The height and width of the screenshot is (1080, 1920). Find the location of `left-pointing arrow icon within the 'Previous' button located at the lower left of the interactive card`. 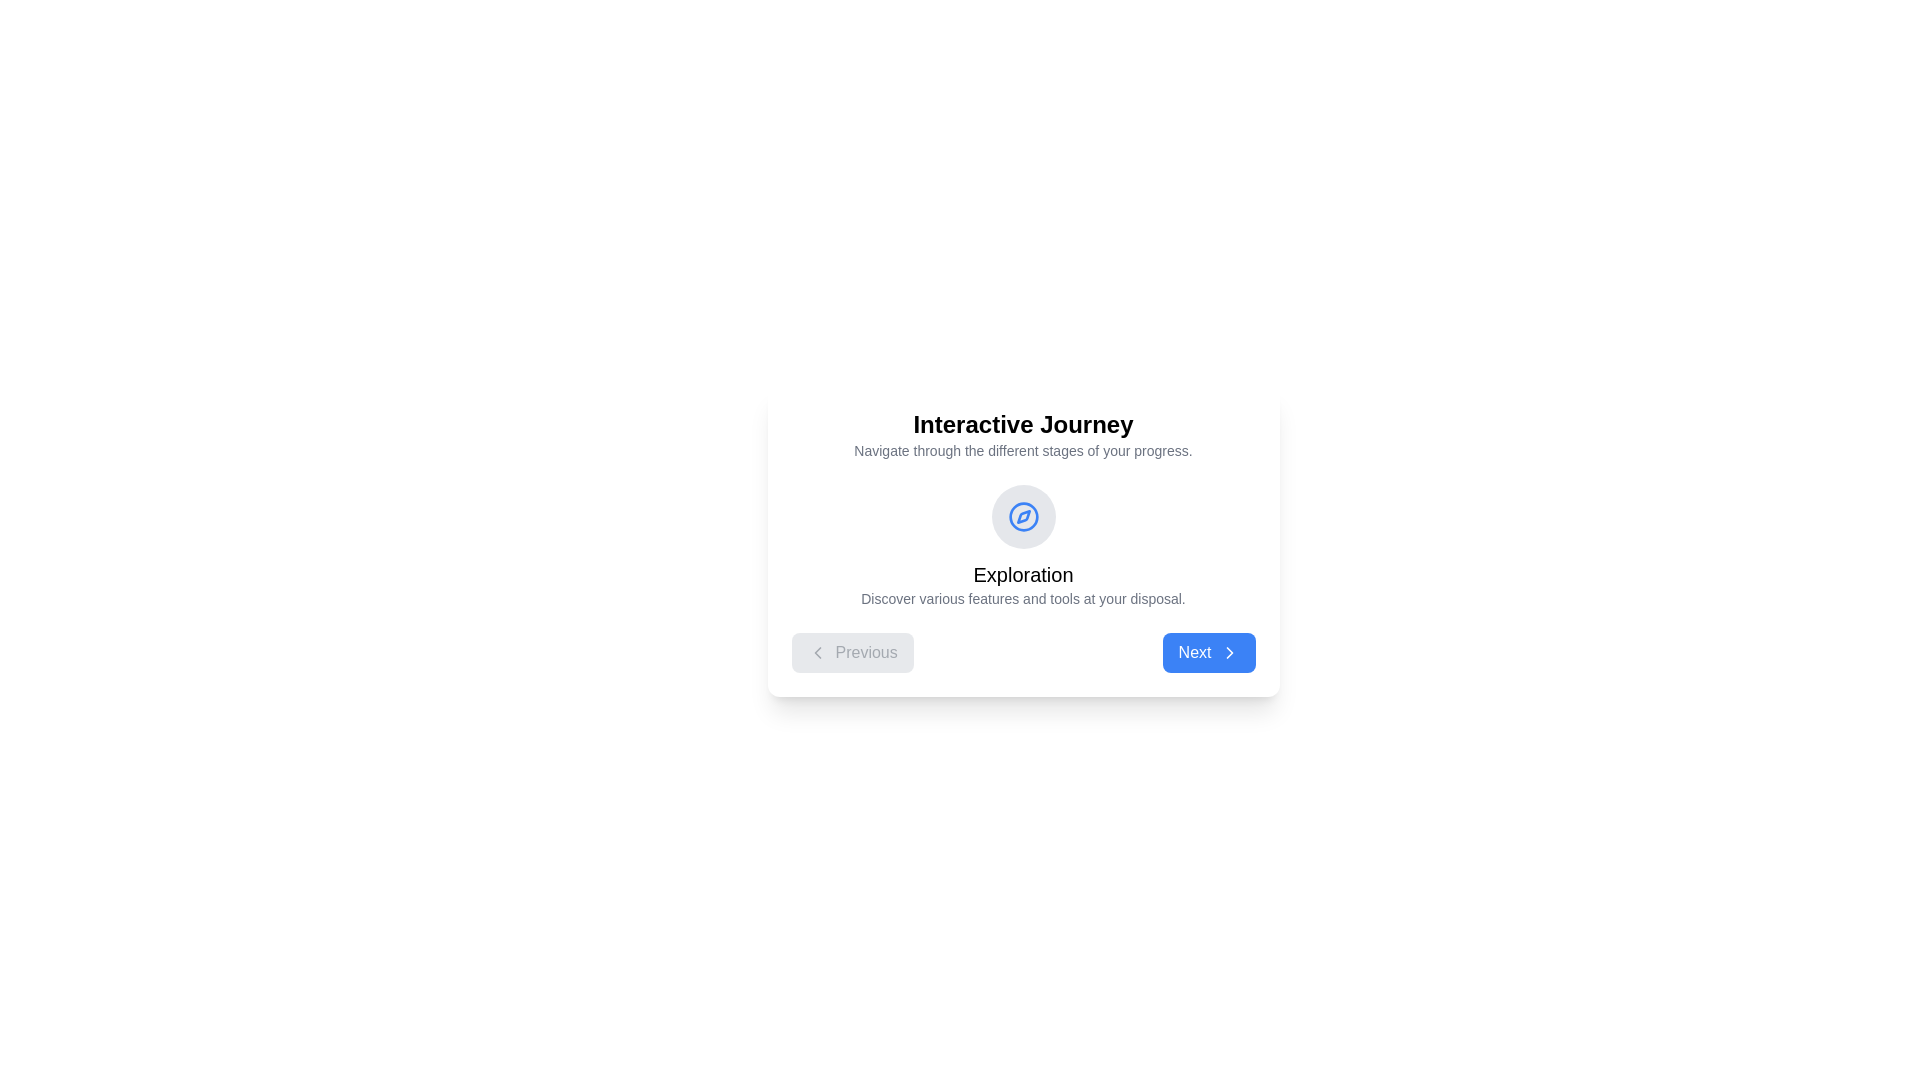

left-pointing arrow icon within the 'Previous' button located at the lower left of the interactive card is located at coordinates (817, 652).